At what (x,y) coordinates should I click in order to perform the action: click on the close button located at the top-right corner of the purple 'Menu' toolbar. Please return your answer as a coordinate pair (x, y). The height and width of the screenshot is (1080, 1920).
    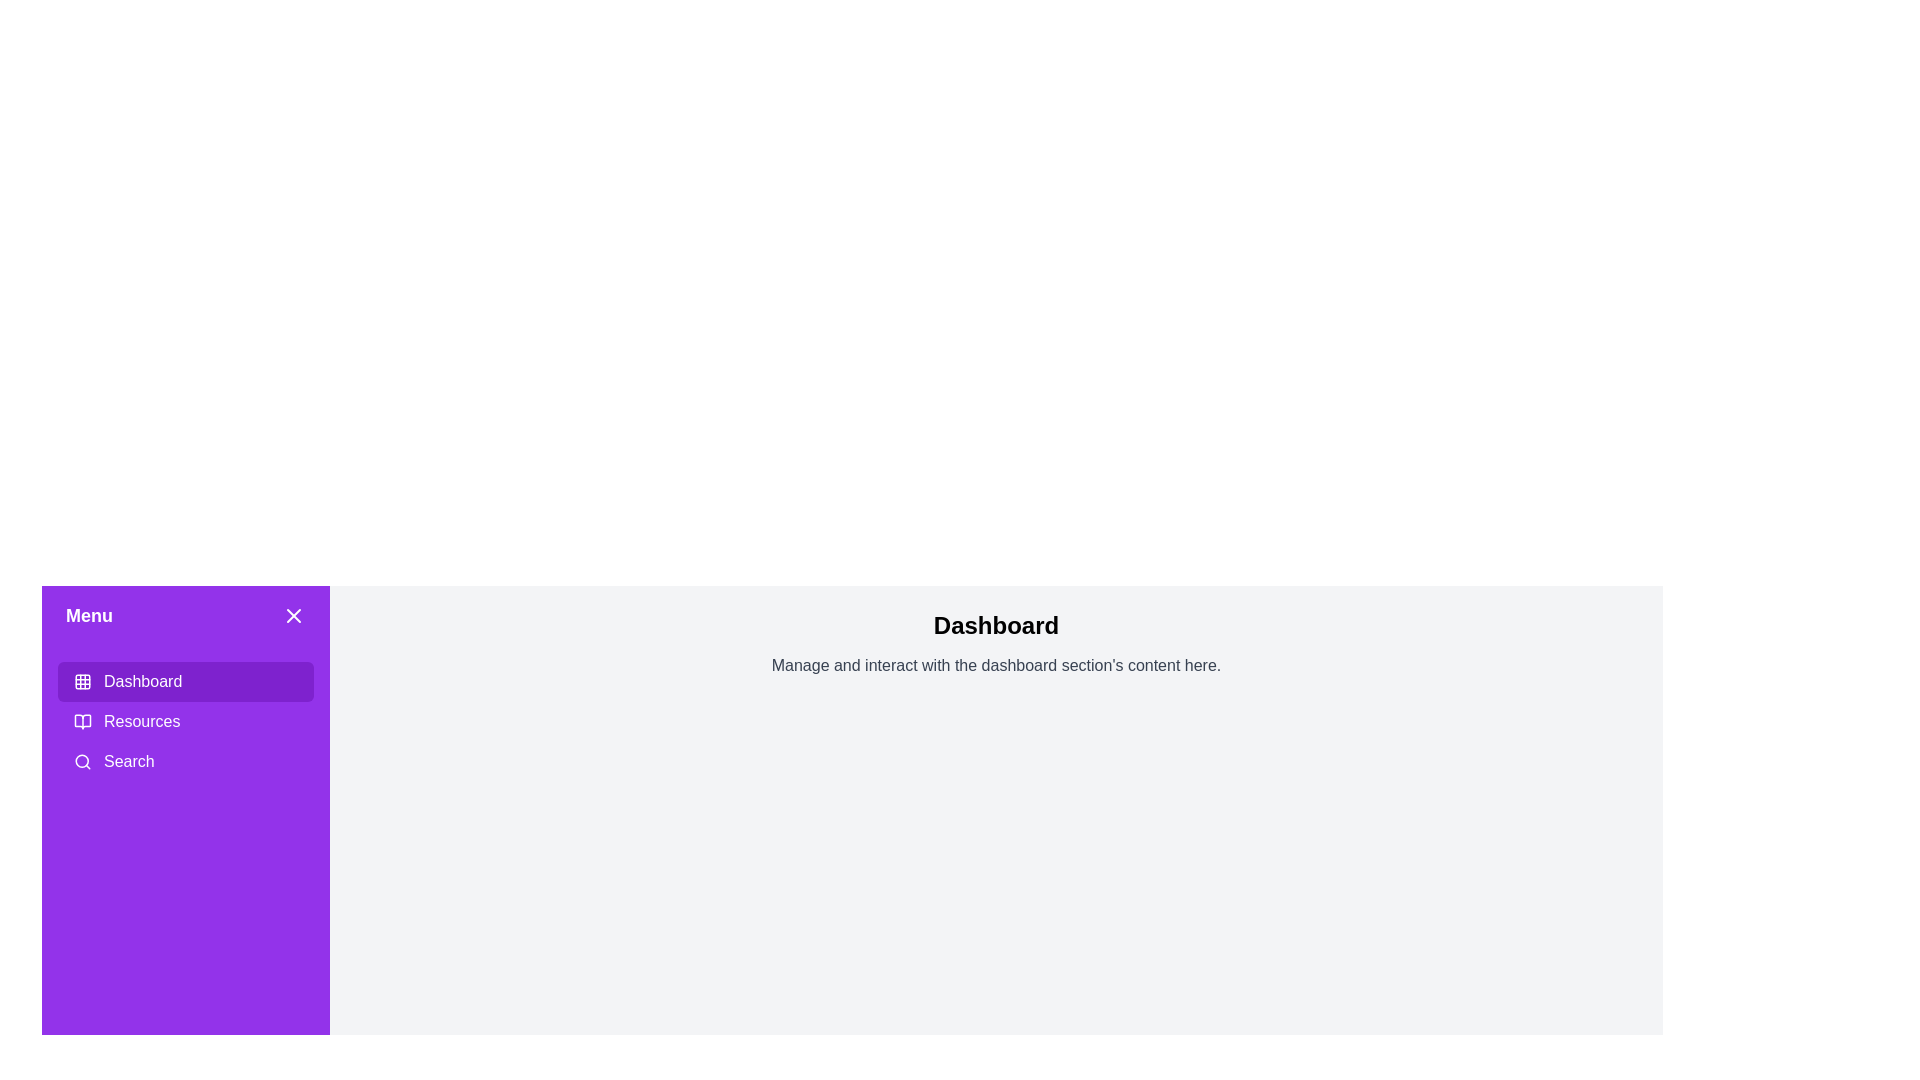
    Looking at the image, I should click on (292, 615).